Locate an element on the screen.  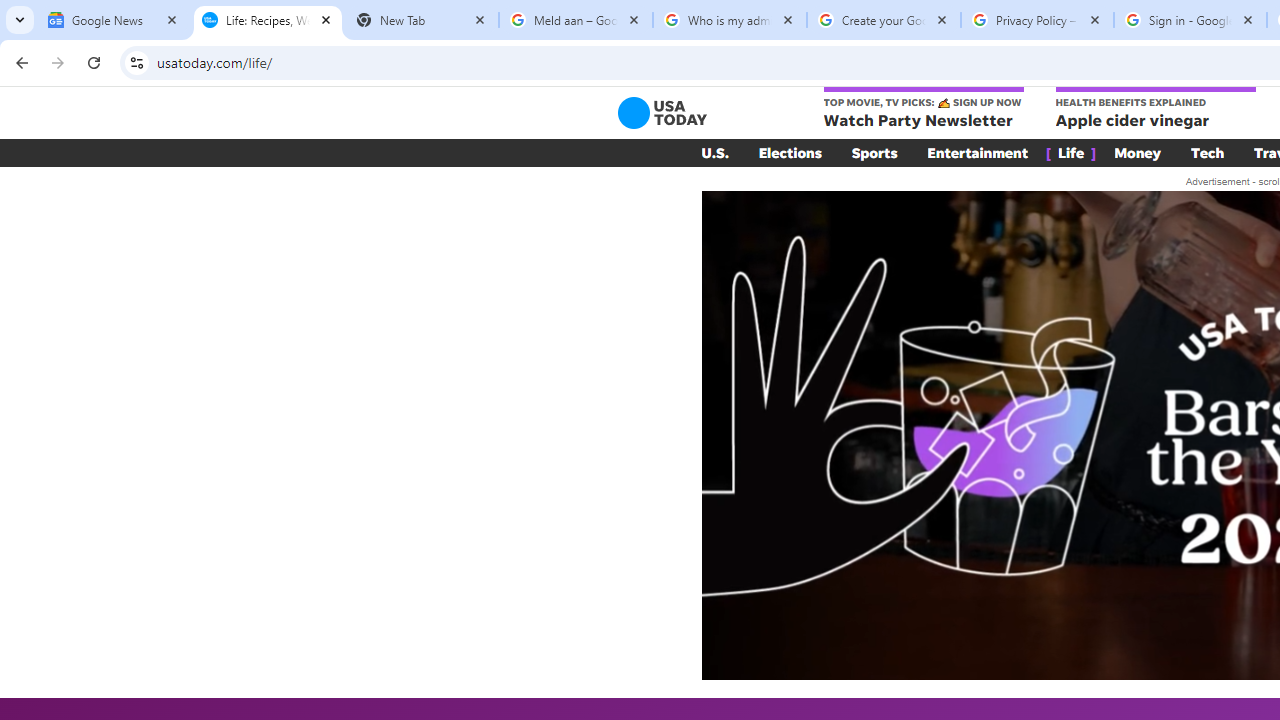
'Who is my administrator? - Google Account Help' is located at coordinates (729, 20).